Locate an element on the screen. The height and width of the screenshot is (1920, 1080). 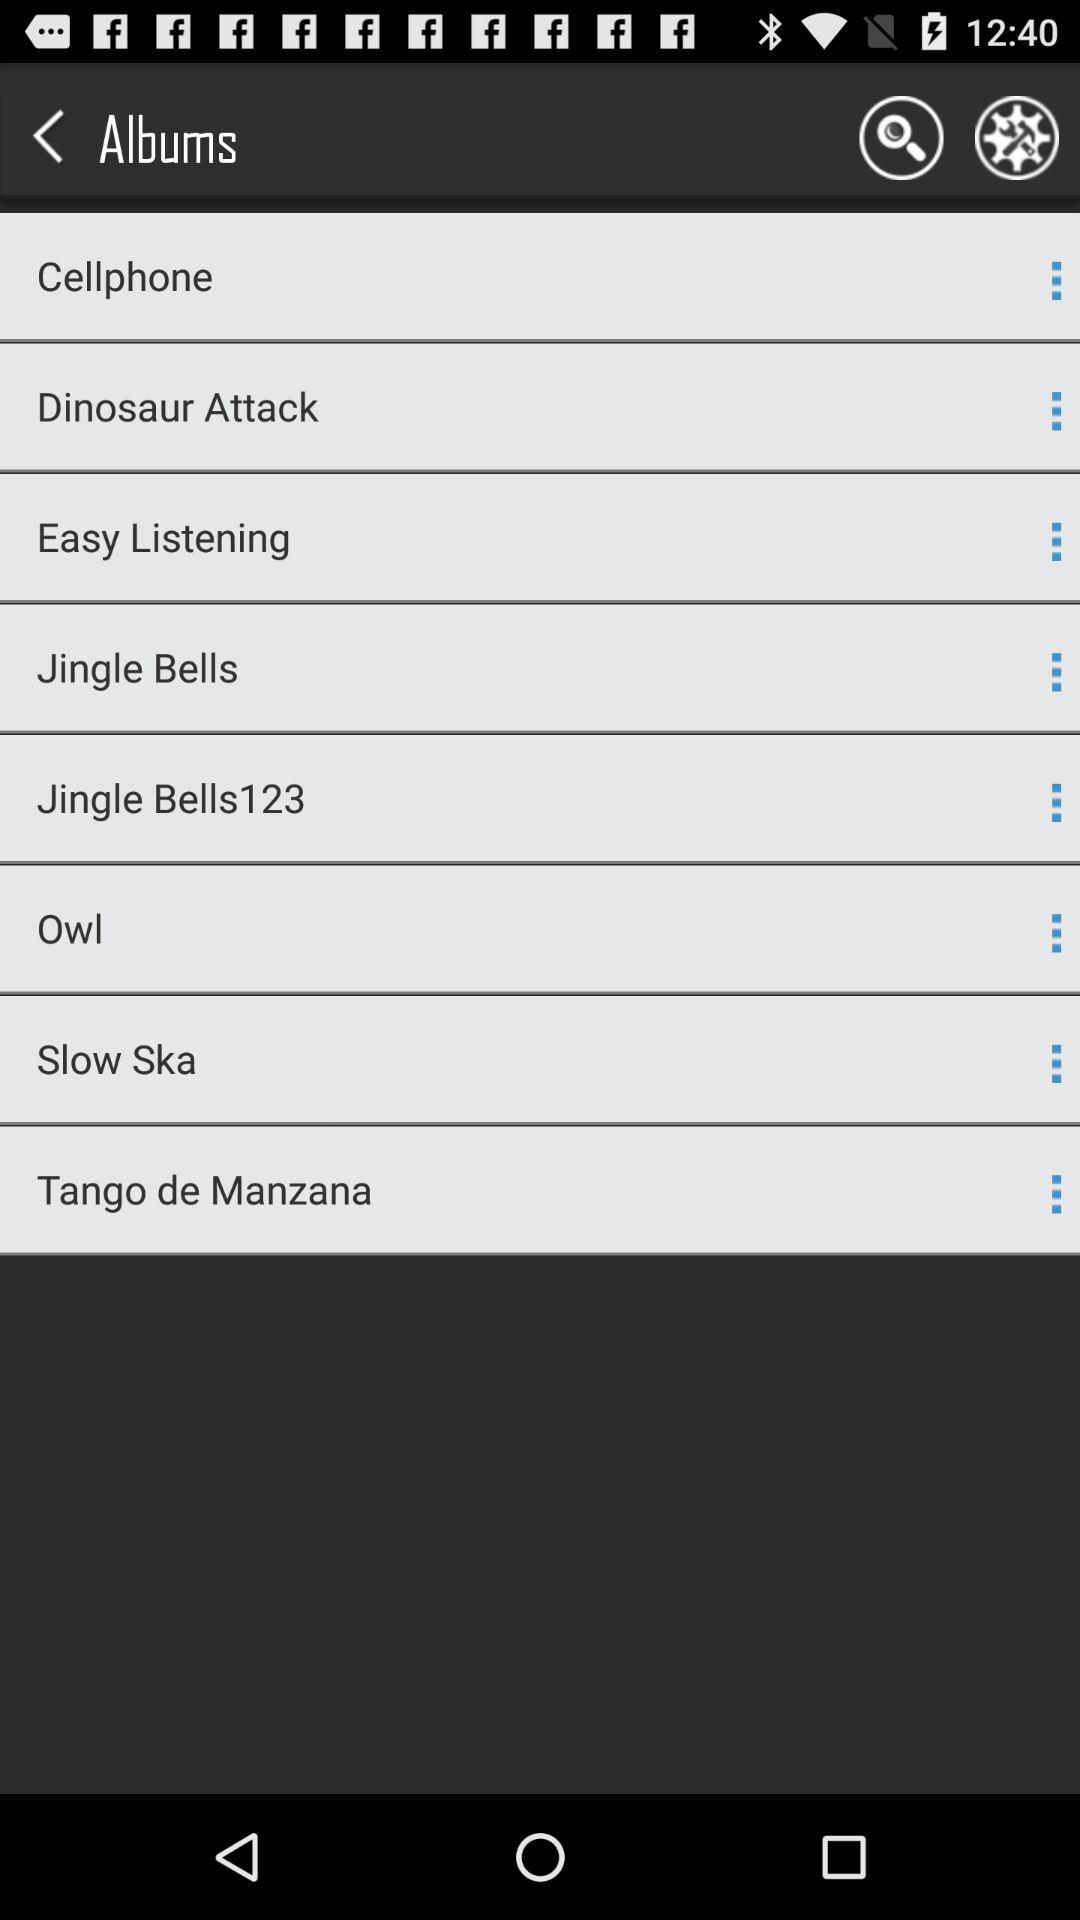
the item below the owl is located at coordinates (540, 993).